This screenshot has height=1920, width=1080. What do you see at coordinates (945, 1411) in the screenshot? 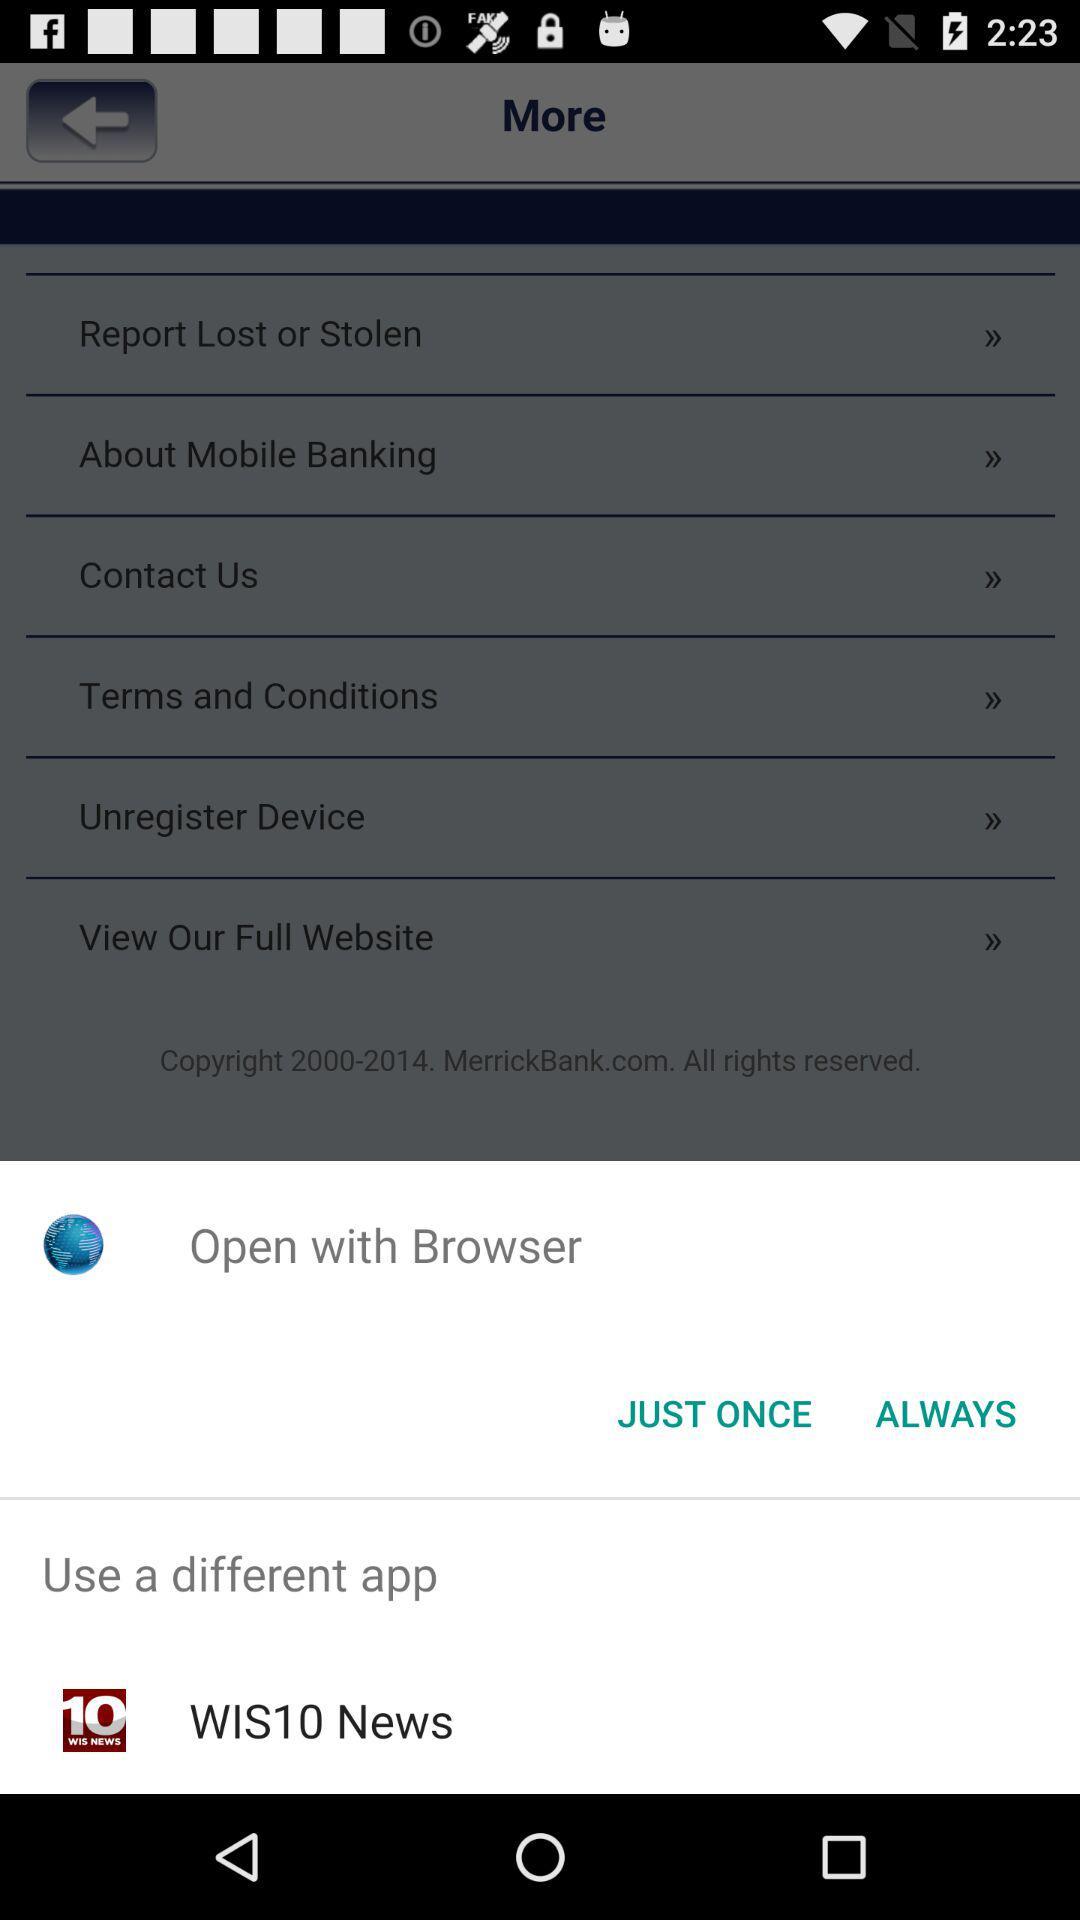
I see `the item below the open with browser app` at bounding box center [945, 1411].